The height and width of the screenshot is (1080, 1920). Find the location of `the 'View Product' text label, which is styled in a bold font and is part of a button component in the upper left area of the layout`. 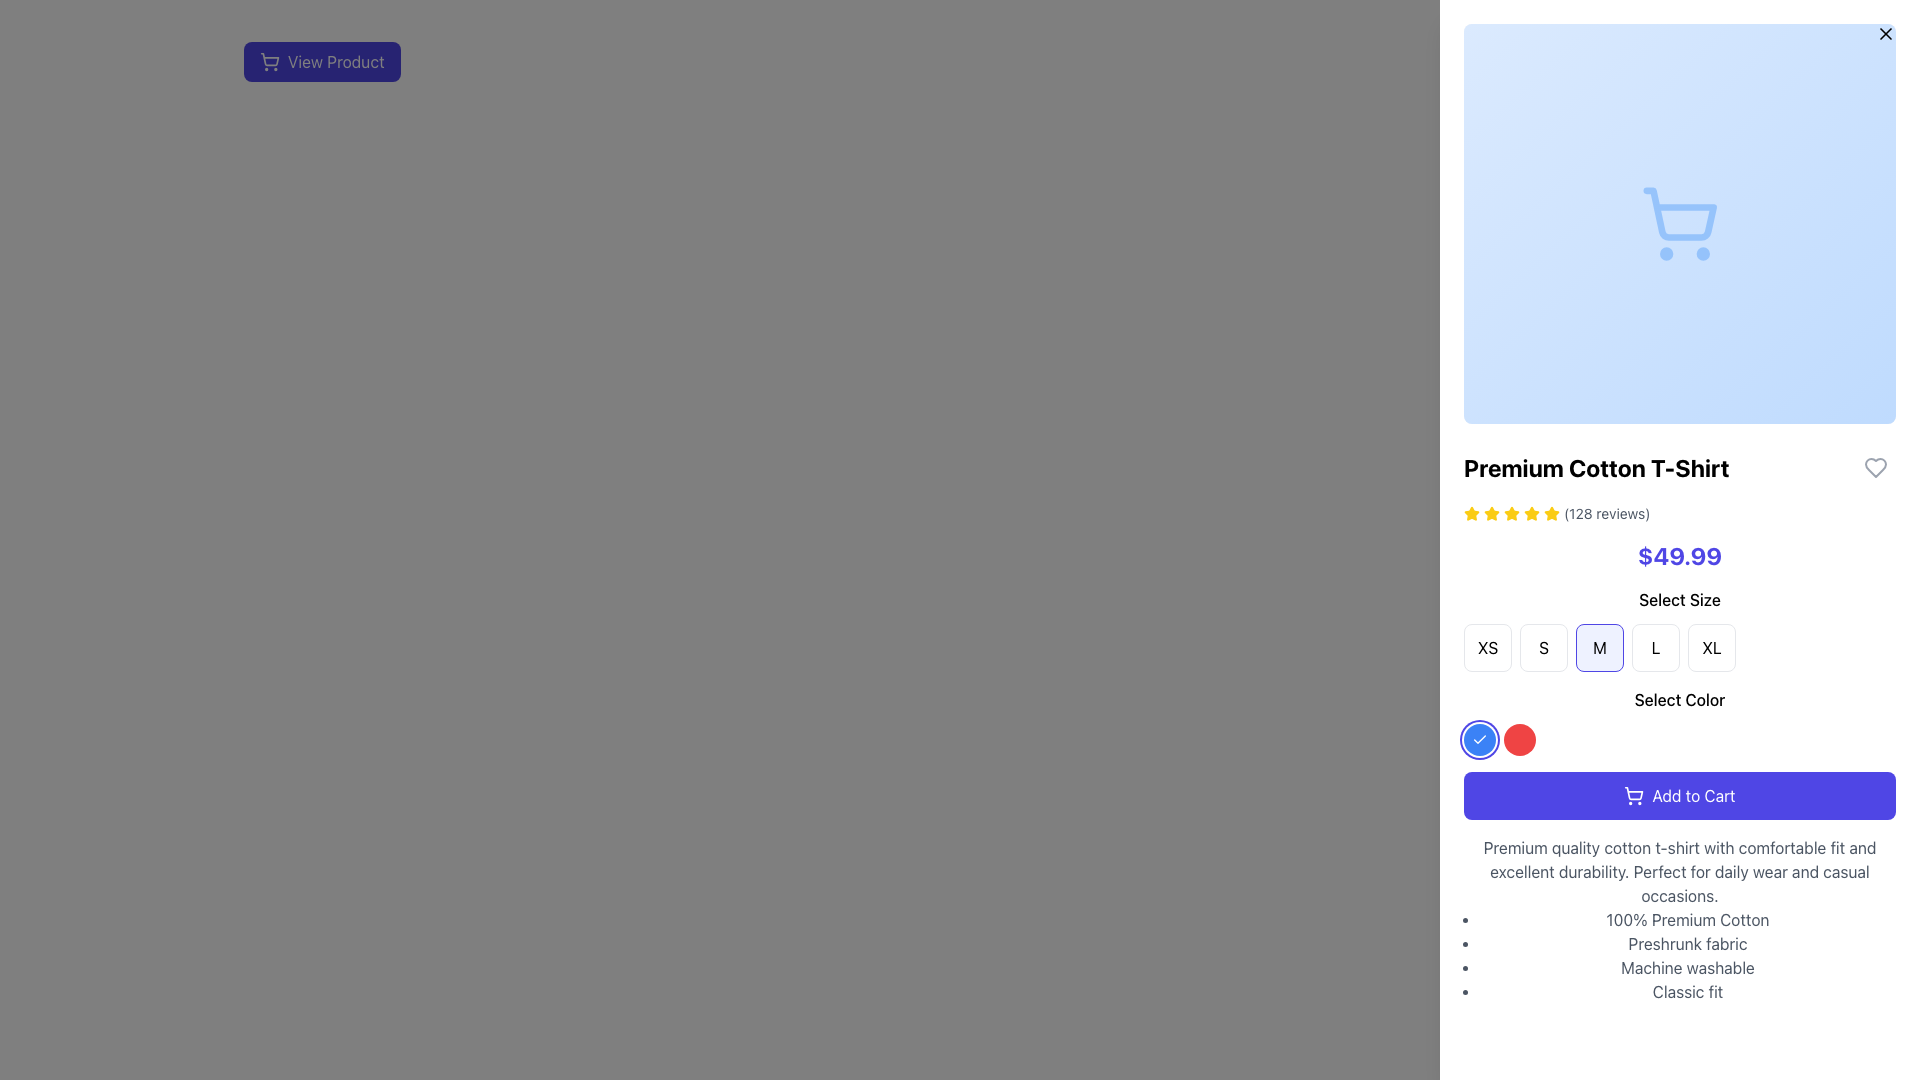

the 'View Product' text label, which is styled in a bold font and is part of a button component in the upper left area of the layout is located at coordinates (336, 60).